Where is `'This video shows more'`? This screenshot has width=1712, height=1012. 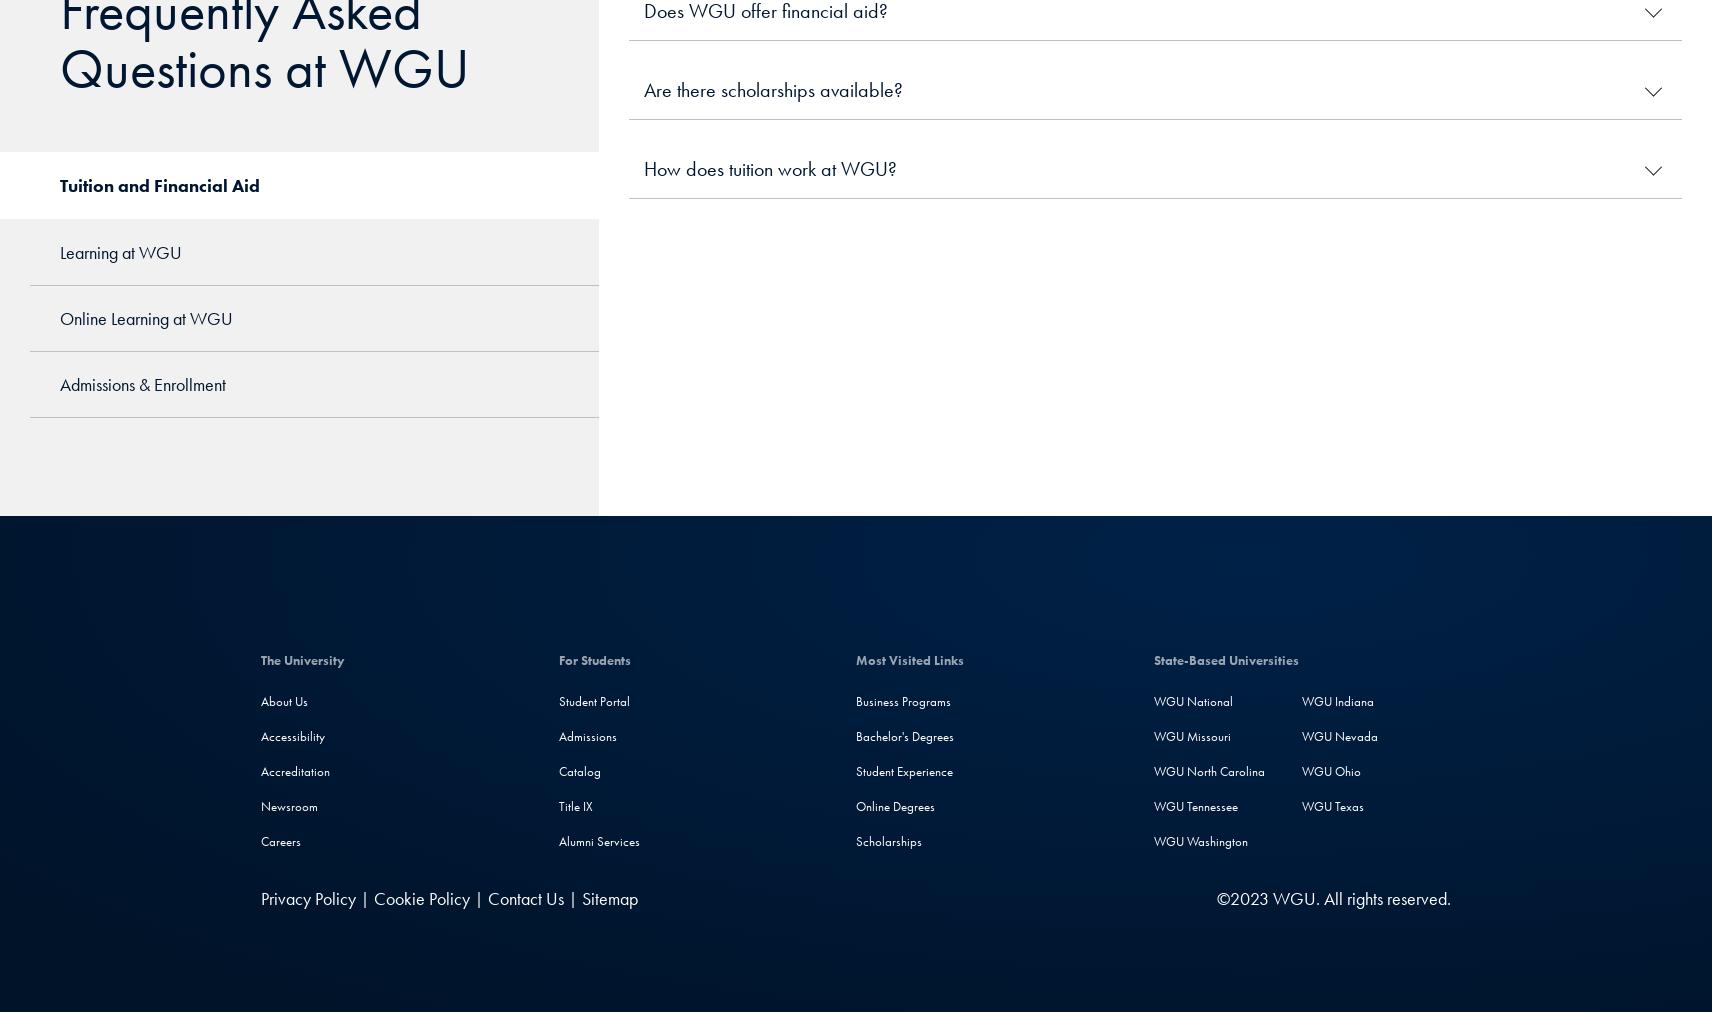
'This video shows more' is located at coordinates (1159, 161).